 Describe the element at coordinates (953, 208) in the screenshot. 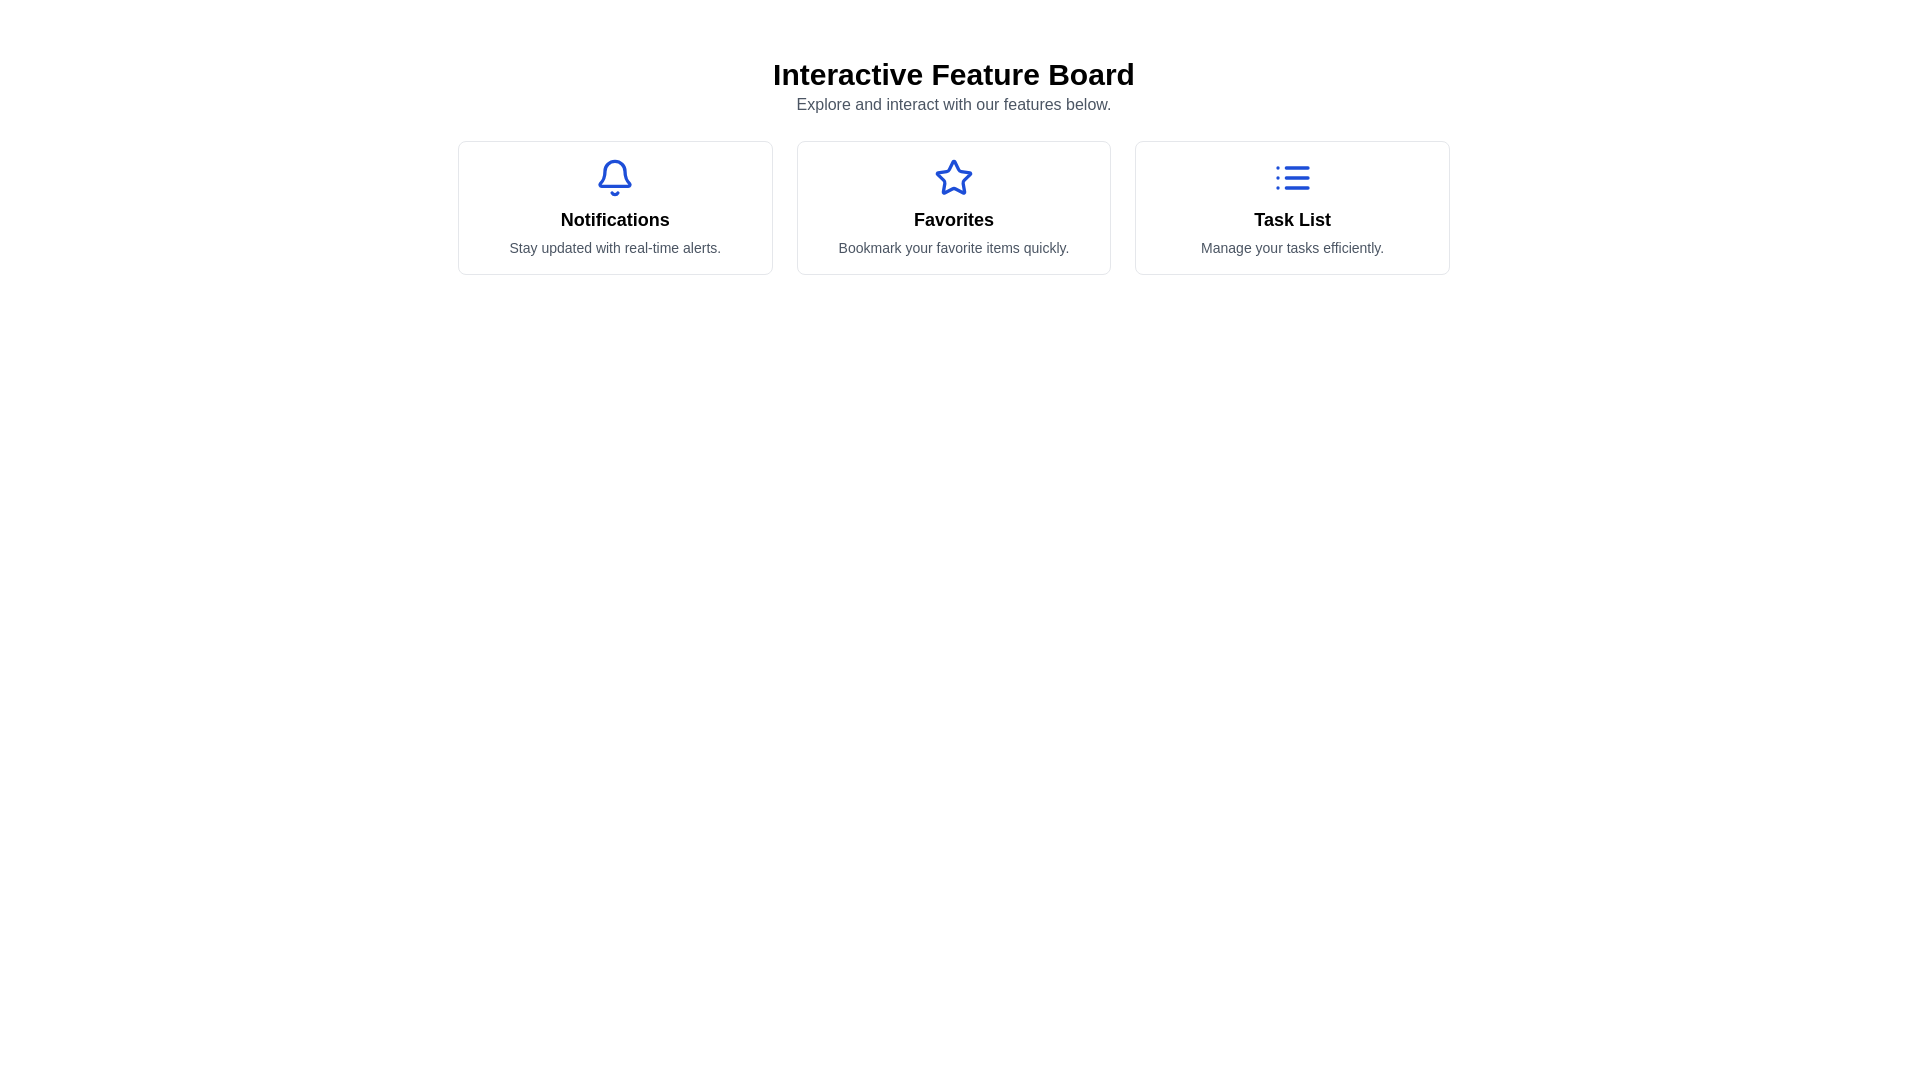

I see `the Feature card, which is the second item in a row of three similar cards in a grid layout` at that location.